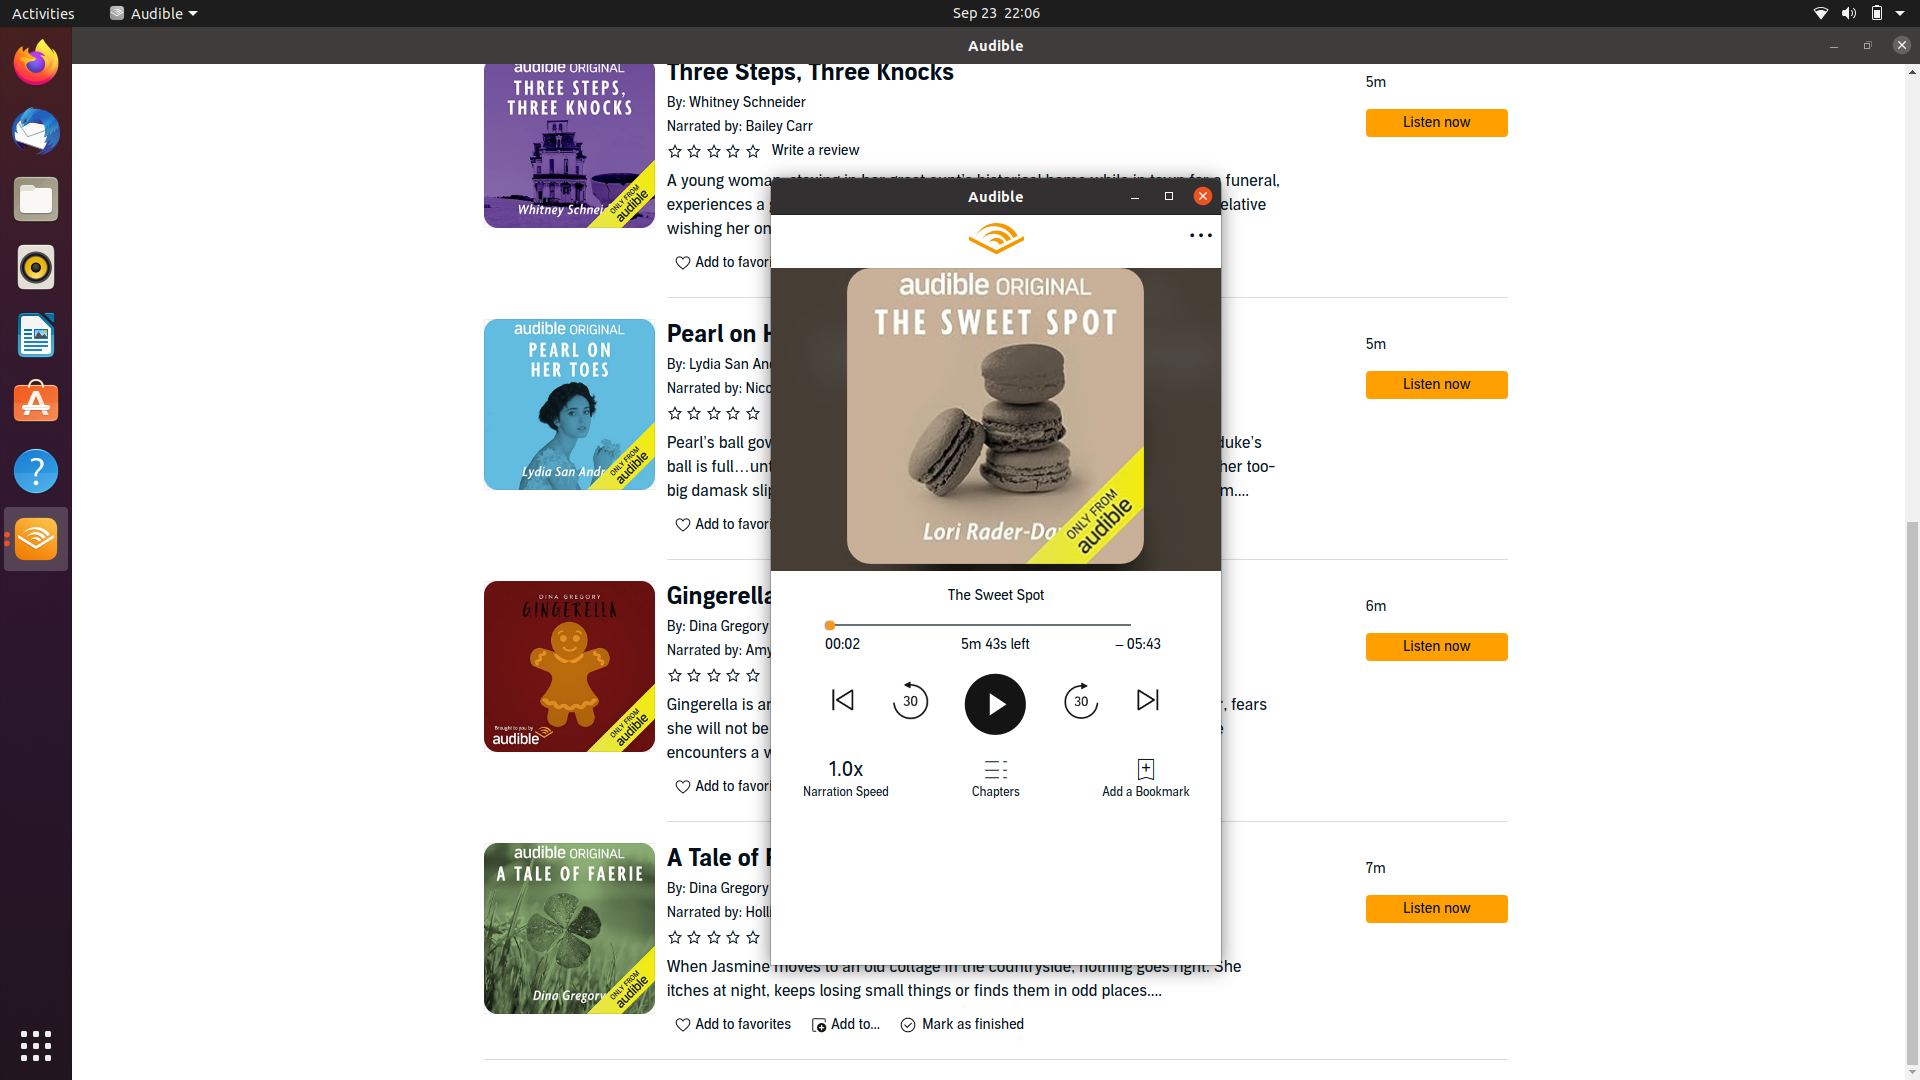 This screenshot has height=1080, width=1920. Describe the element at coordinates (1145, 777) in the screenshot. I see `Save current page to bookmark list` at that location.